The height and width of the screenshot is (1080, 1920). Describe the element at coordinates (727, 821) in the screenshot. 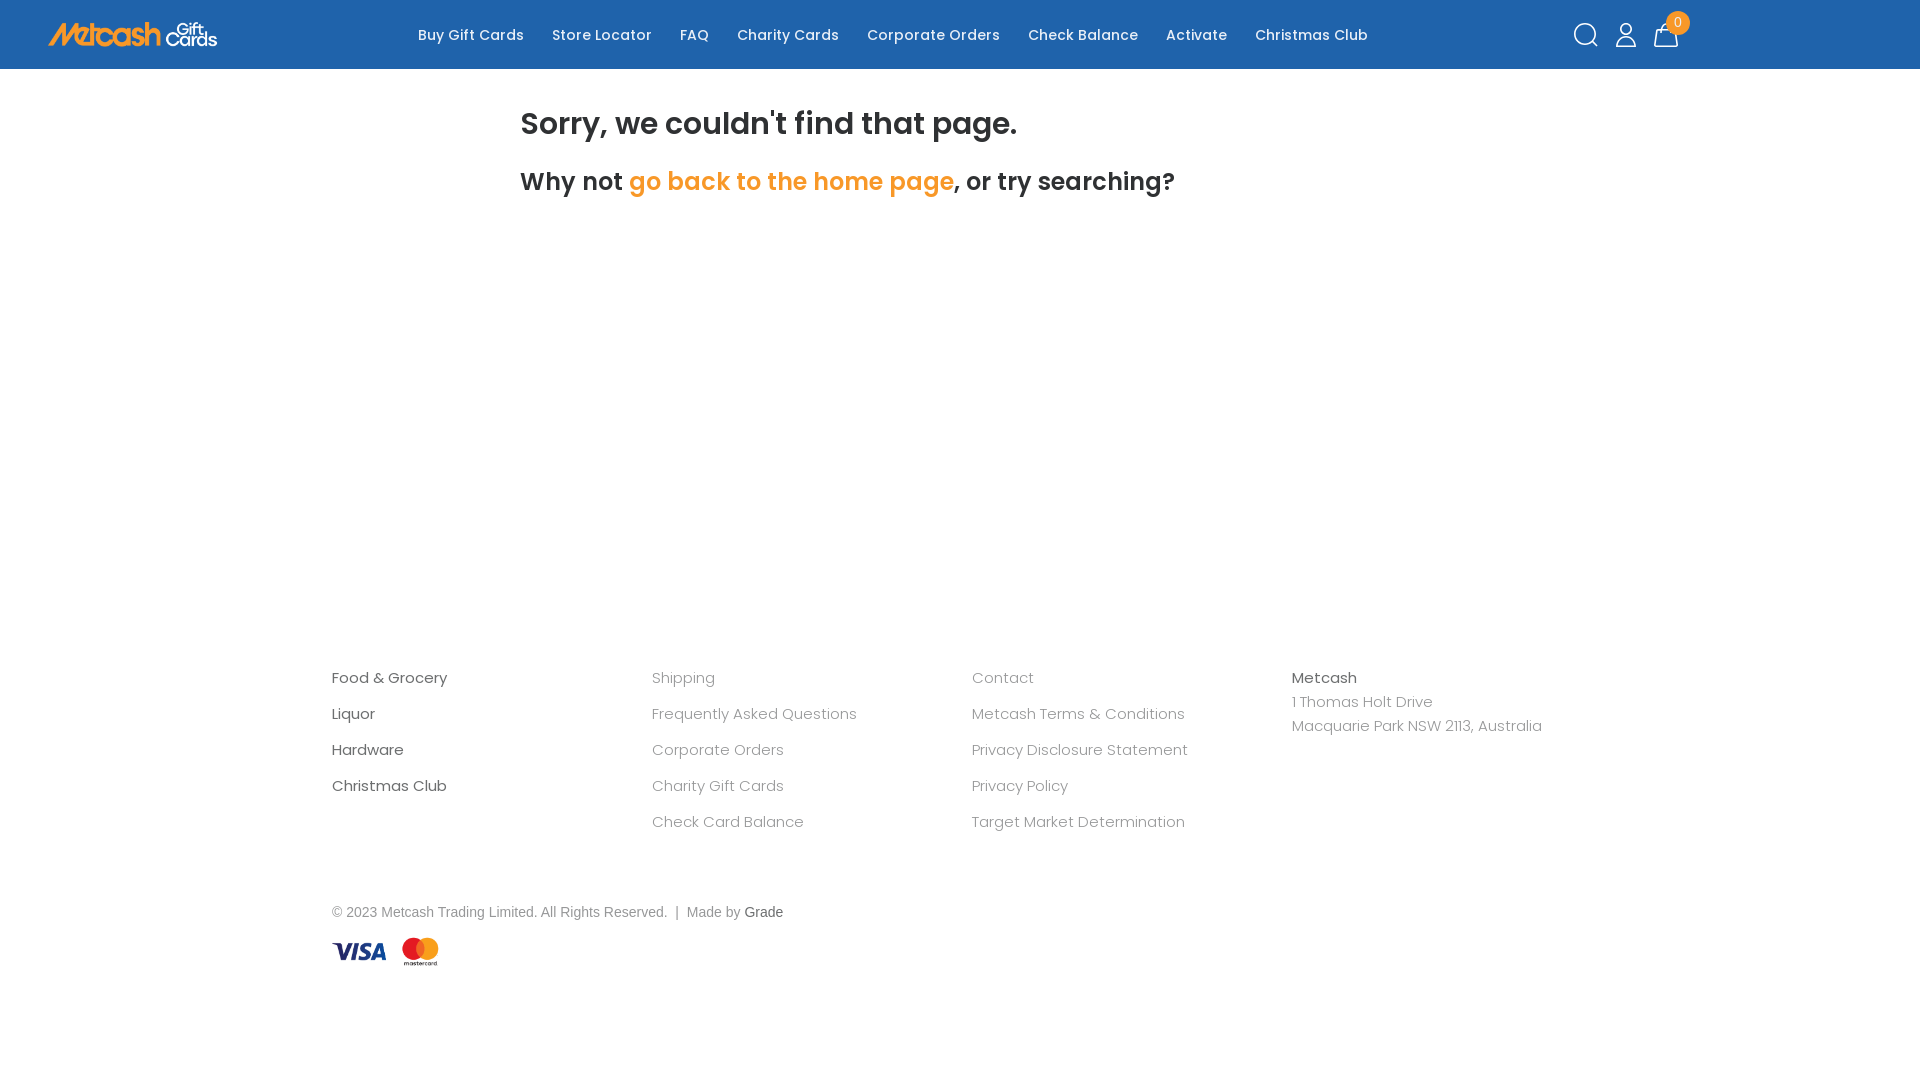

I see `'Check Card Balance'` at that location.